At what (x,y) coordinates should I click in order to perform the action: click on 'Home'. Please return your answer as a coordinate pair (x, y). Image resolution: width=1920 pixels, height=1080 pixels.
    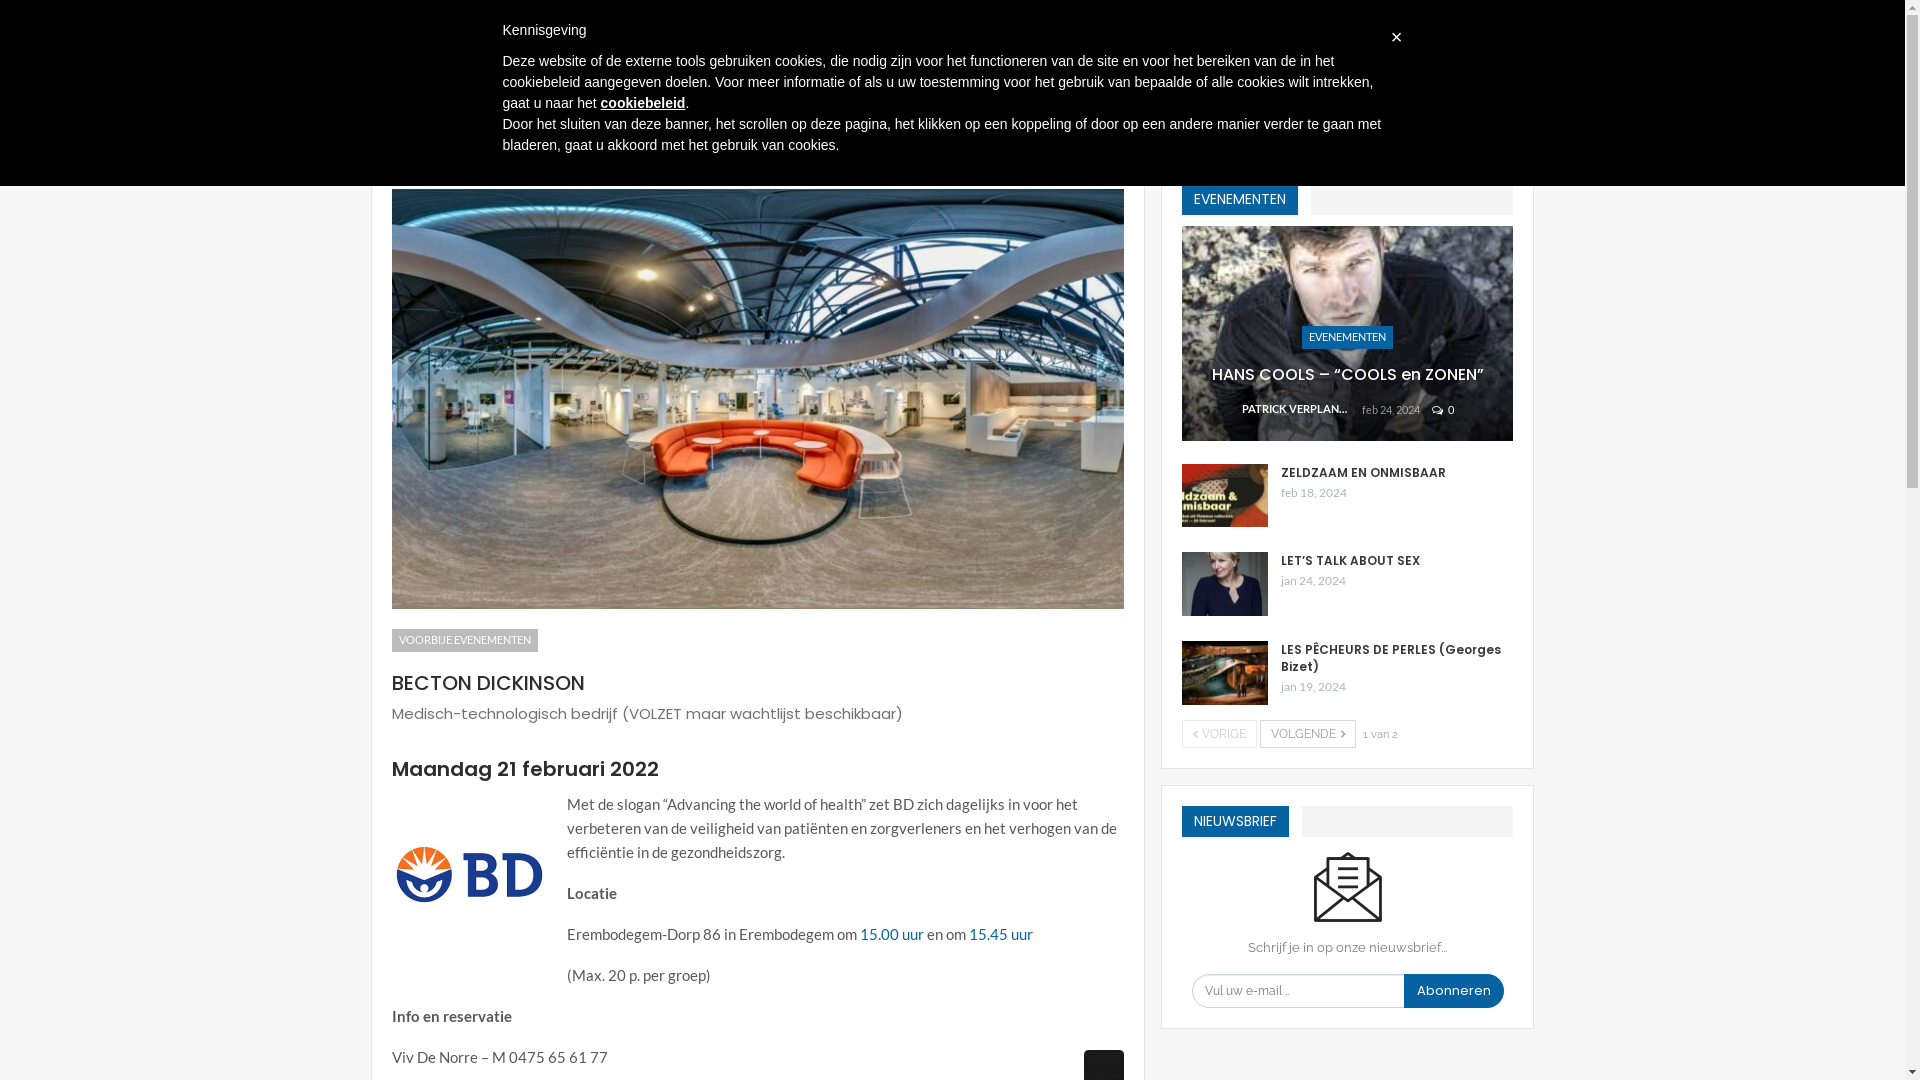
    Looking at the image, I should click on (387, 142).